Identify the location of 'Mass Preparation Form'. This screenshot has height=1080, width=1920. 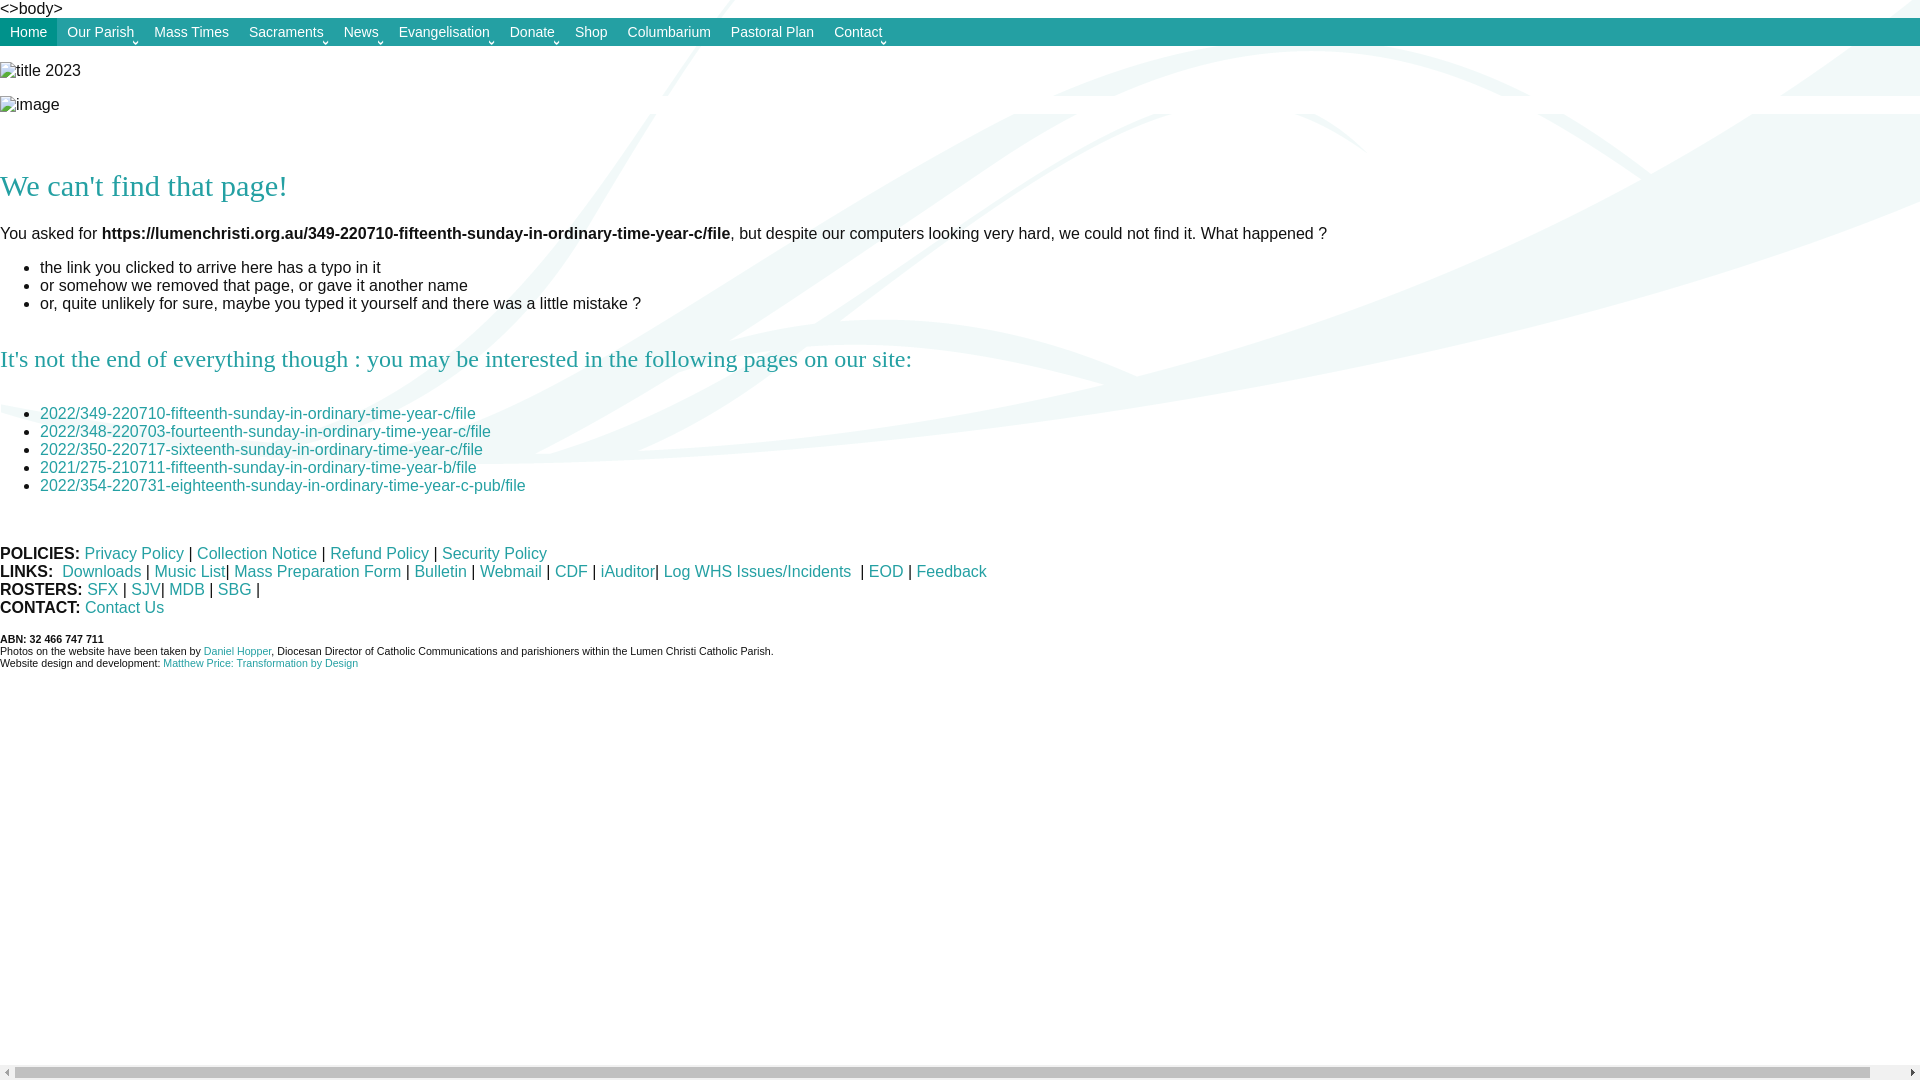
(316, 571).